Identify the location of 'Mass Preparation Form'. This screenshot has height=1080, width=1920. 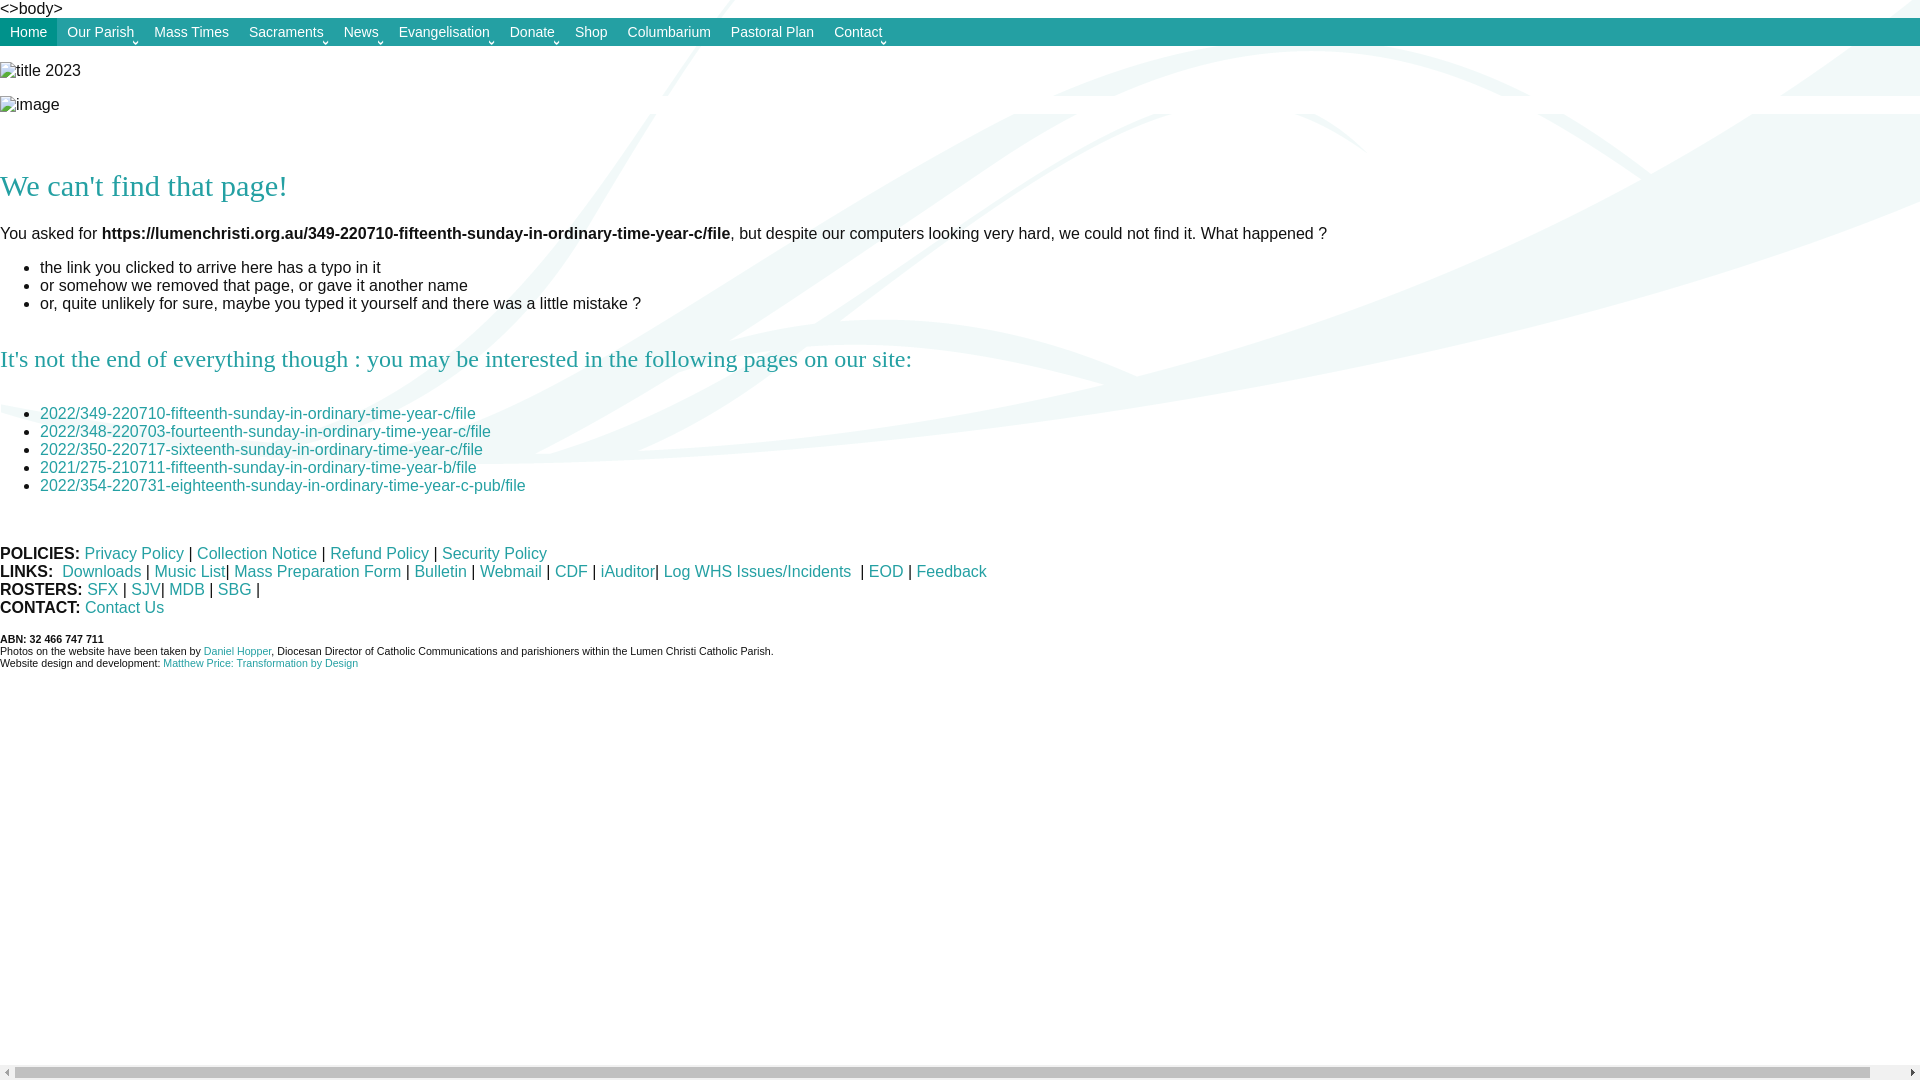
(316, 571).